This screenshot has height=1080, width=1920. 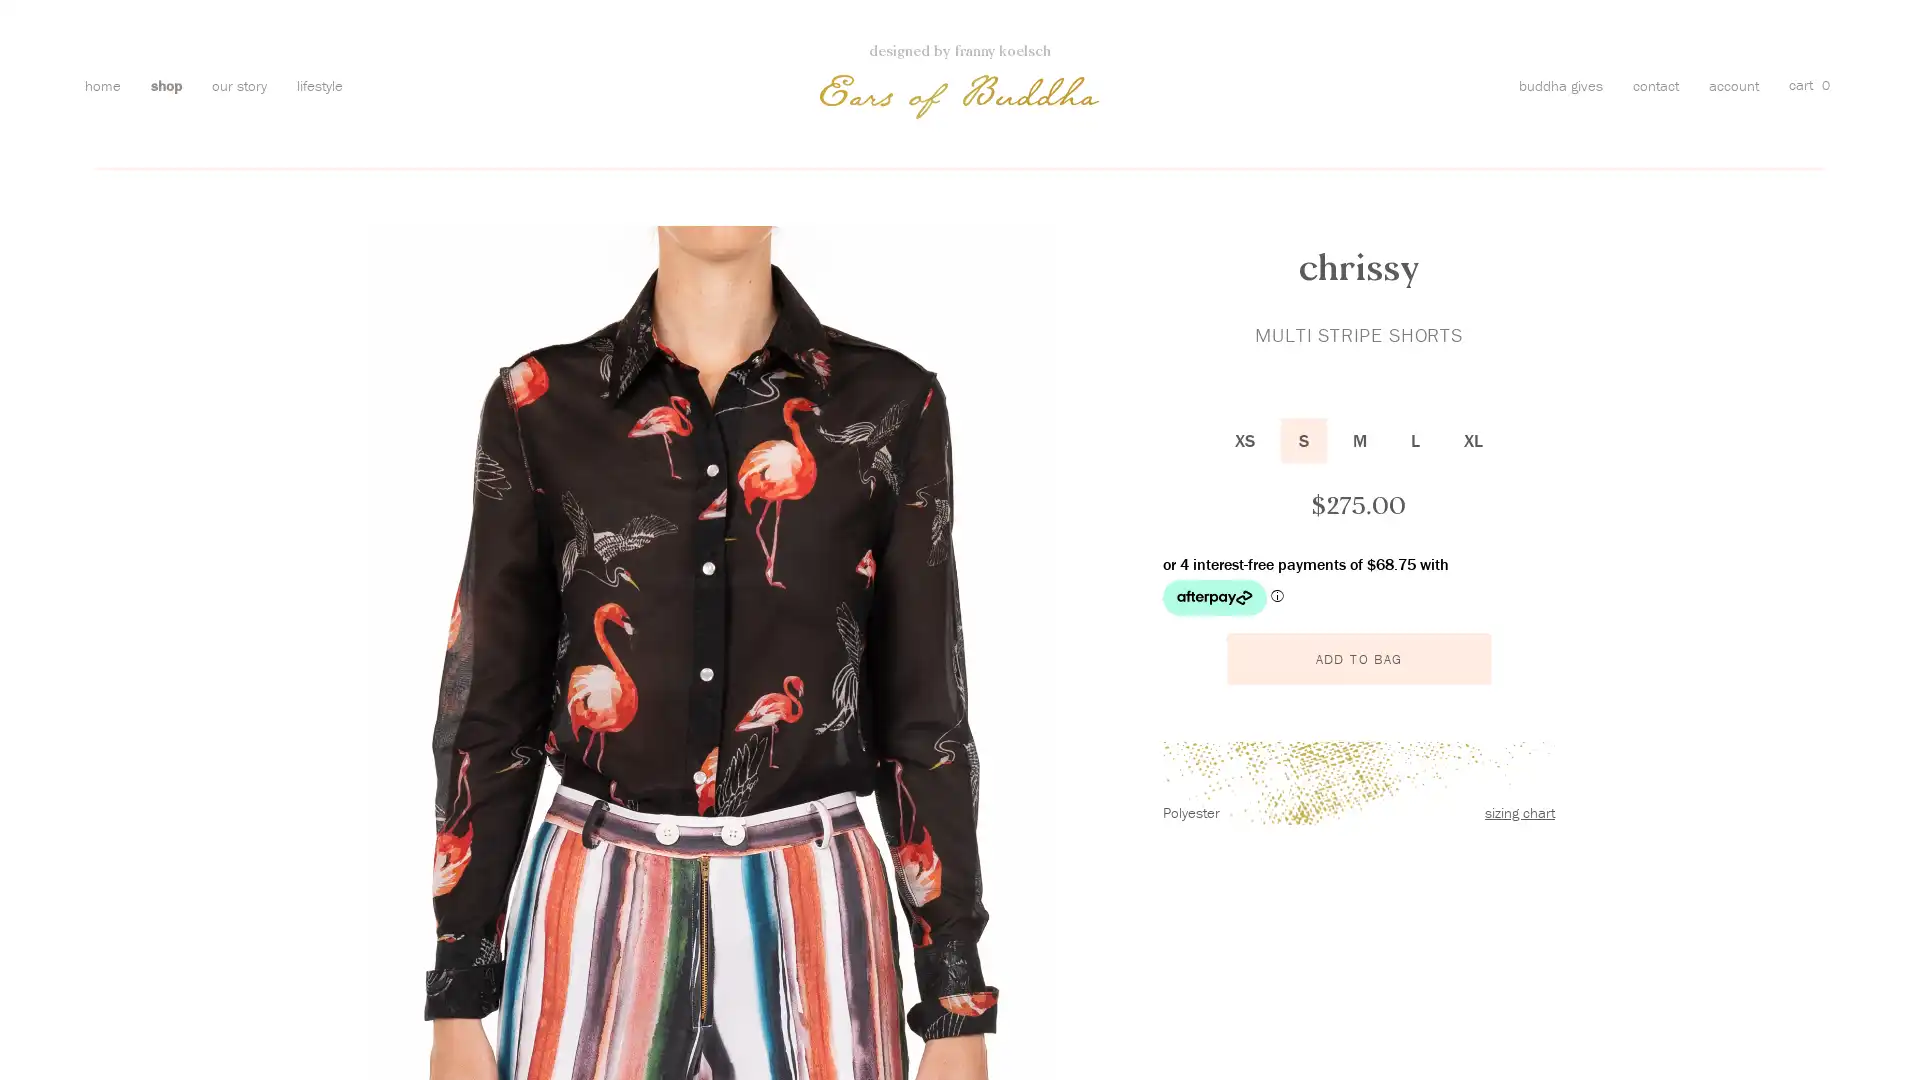 I want to click on Afterpay logo - Opens a dialog, so click(x=1213, y=600).